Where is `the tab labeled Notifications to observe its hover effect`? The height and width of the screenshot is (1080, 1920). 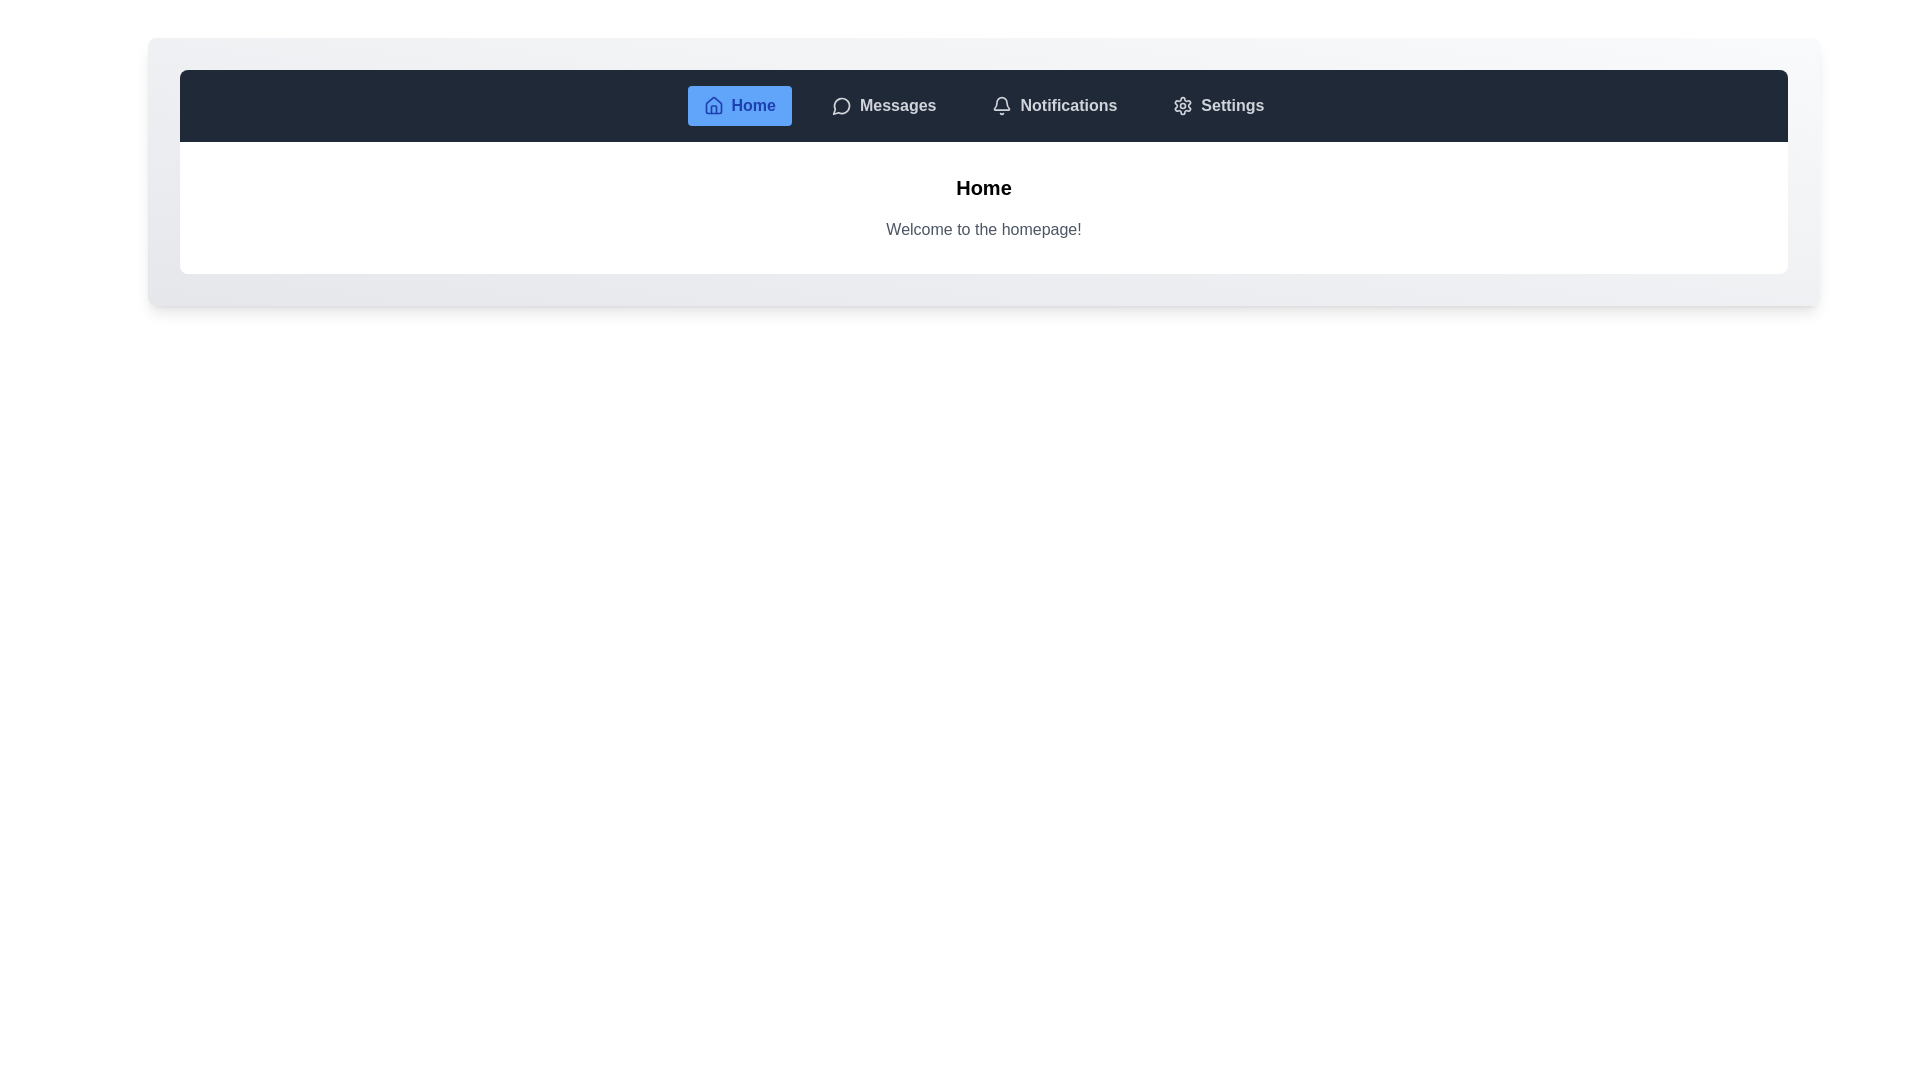
the tab labeled Notifications to observe its hover effect is located at coordinates (1053, 105).